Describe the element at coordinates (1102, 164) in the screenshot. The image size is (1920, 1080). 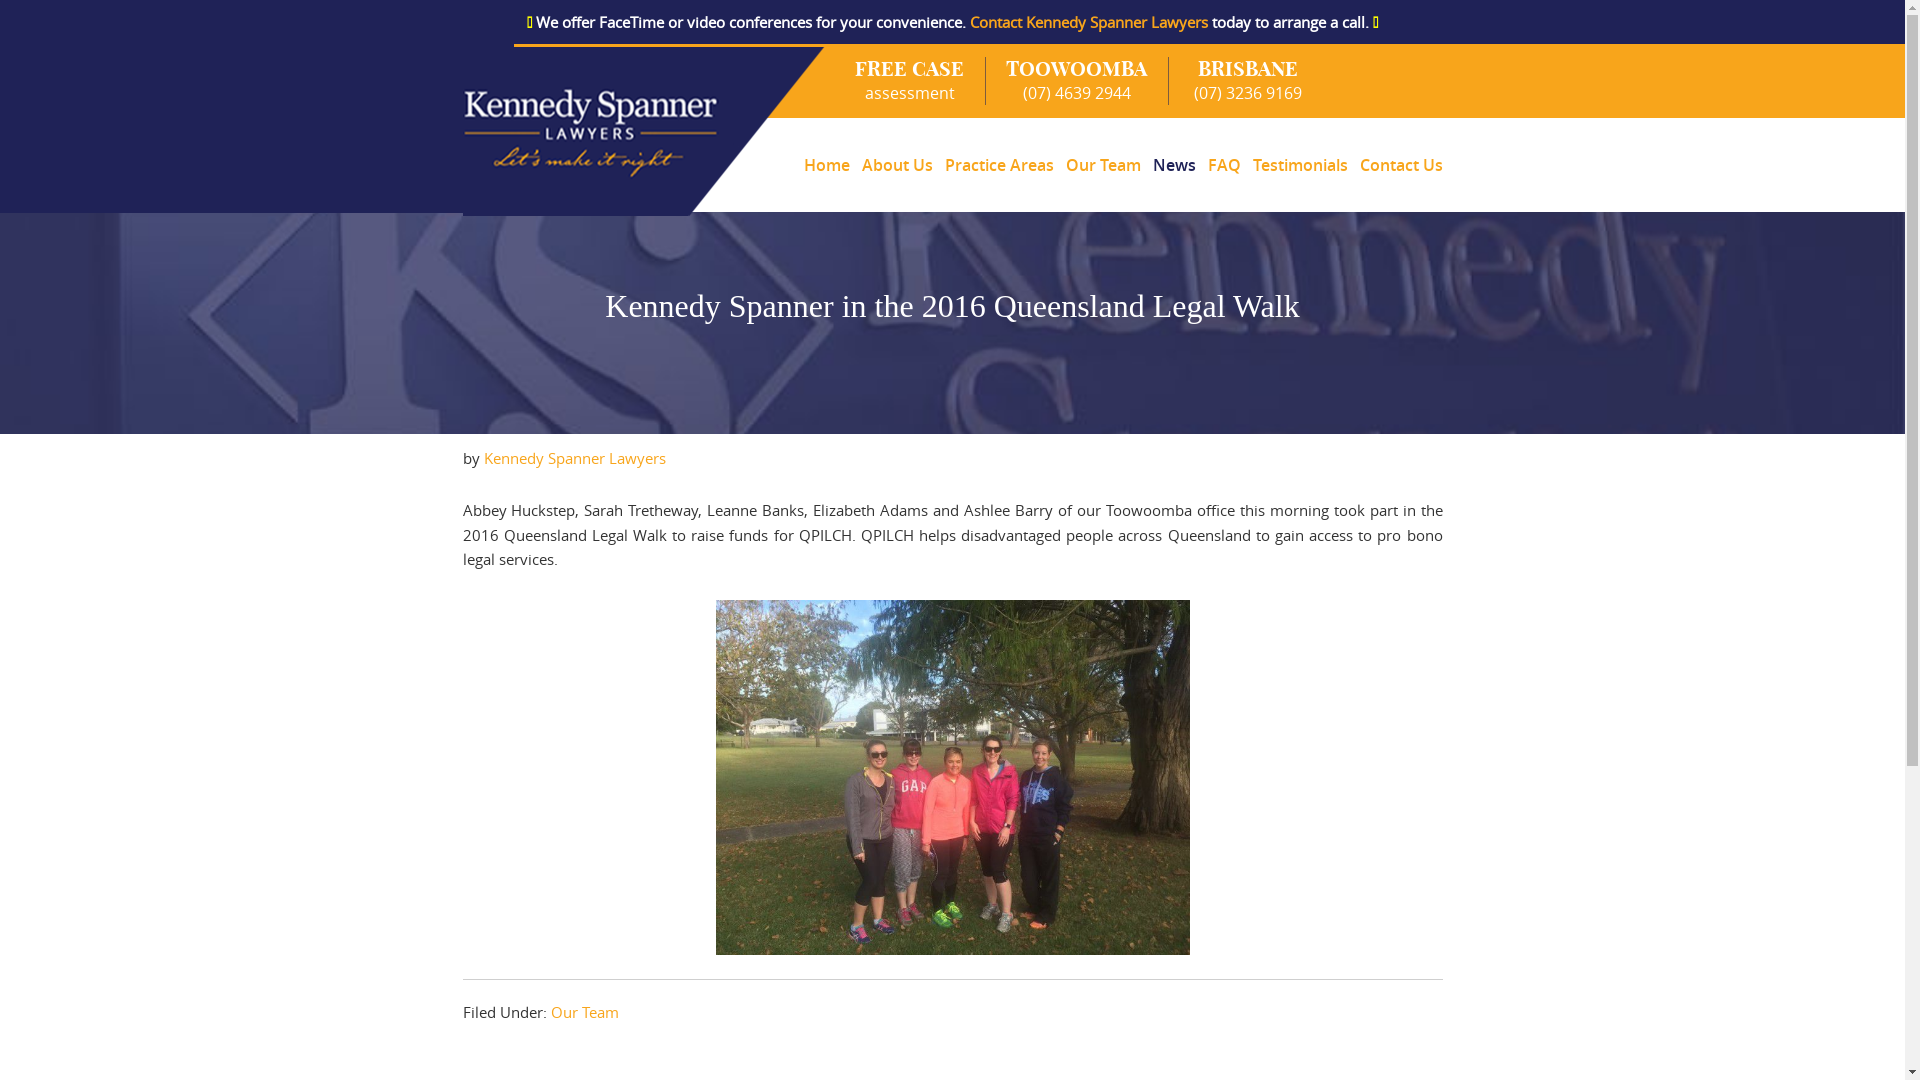
I see `'Our Team'` at that location.